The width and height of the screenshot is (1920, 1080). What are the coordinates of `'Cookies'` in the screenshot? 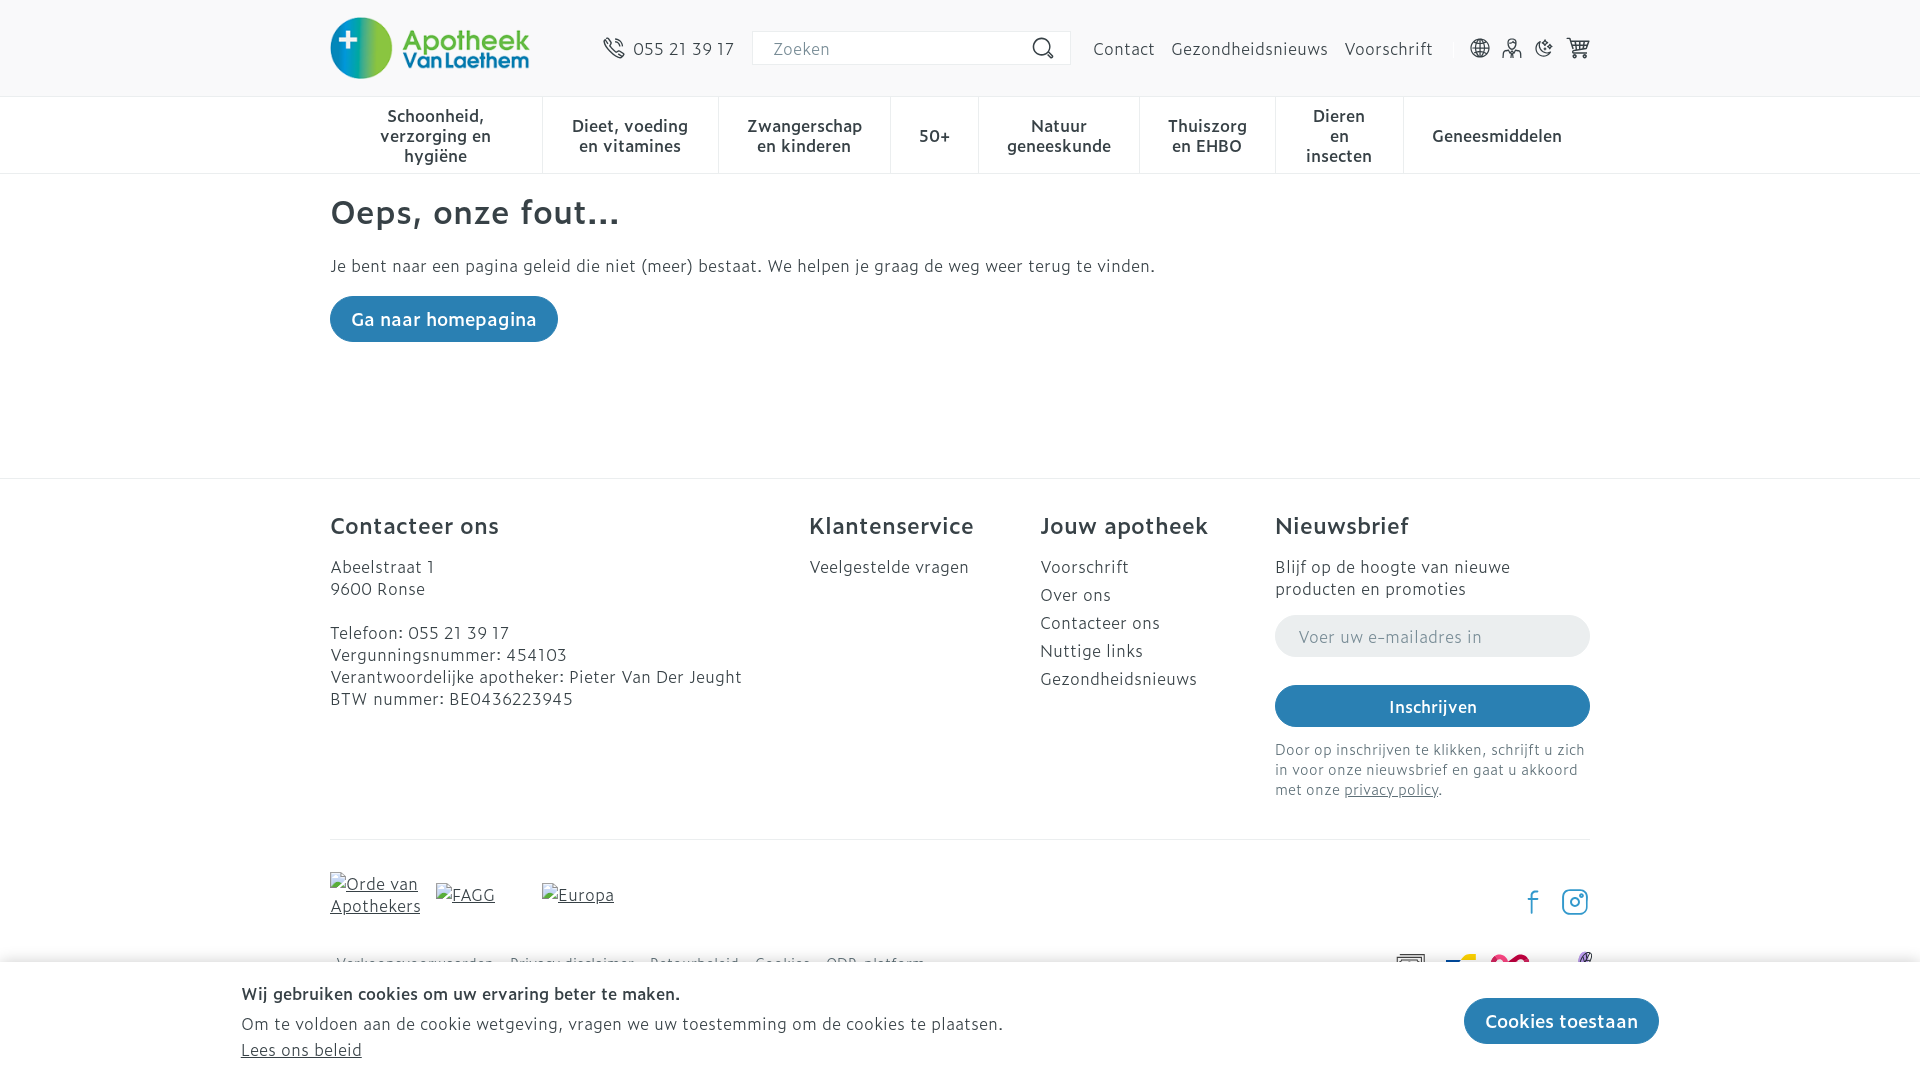 It's located at (781, 962).